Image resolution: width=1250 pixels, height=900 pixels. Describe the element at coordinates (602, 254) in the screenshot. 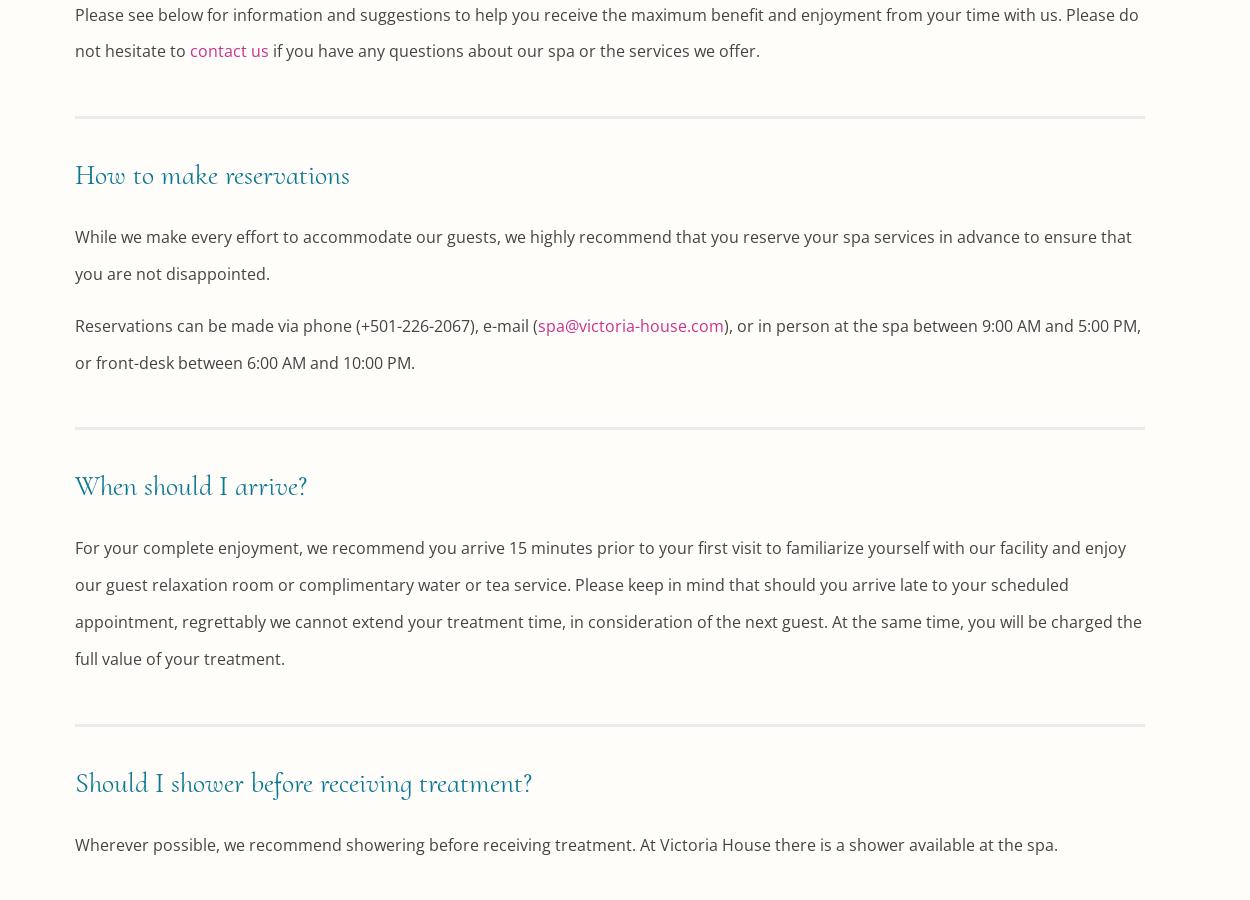

I see `'While we make every effort to accommodate our guests, we highly recommend that you reserve your spa services in advance to ensure that you are not disappointed.'` at that location.